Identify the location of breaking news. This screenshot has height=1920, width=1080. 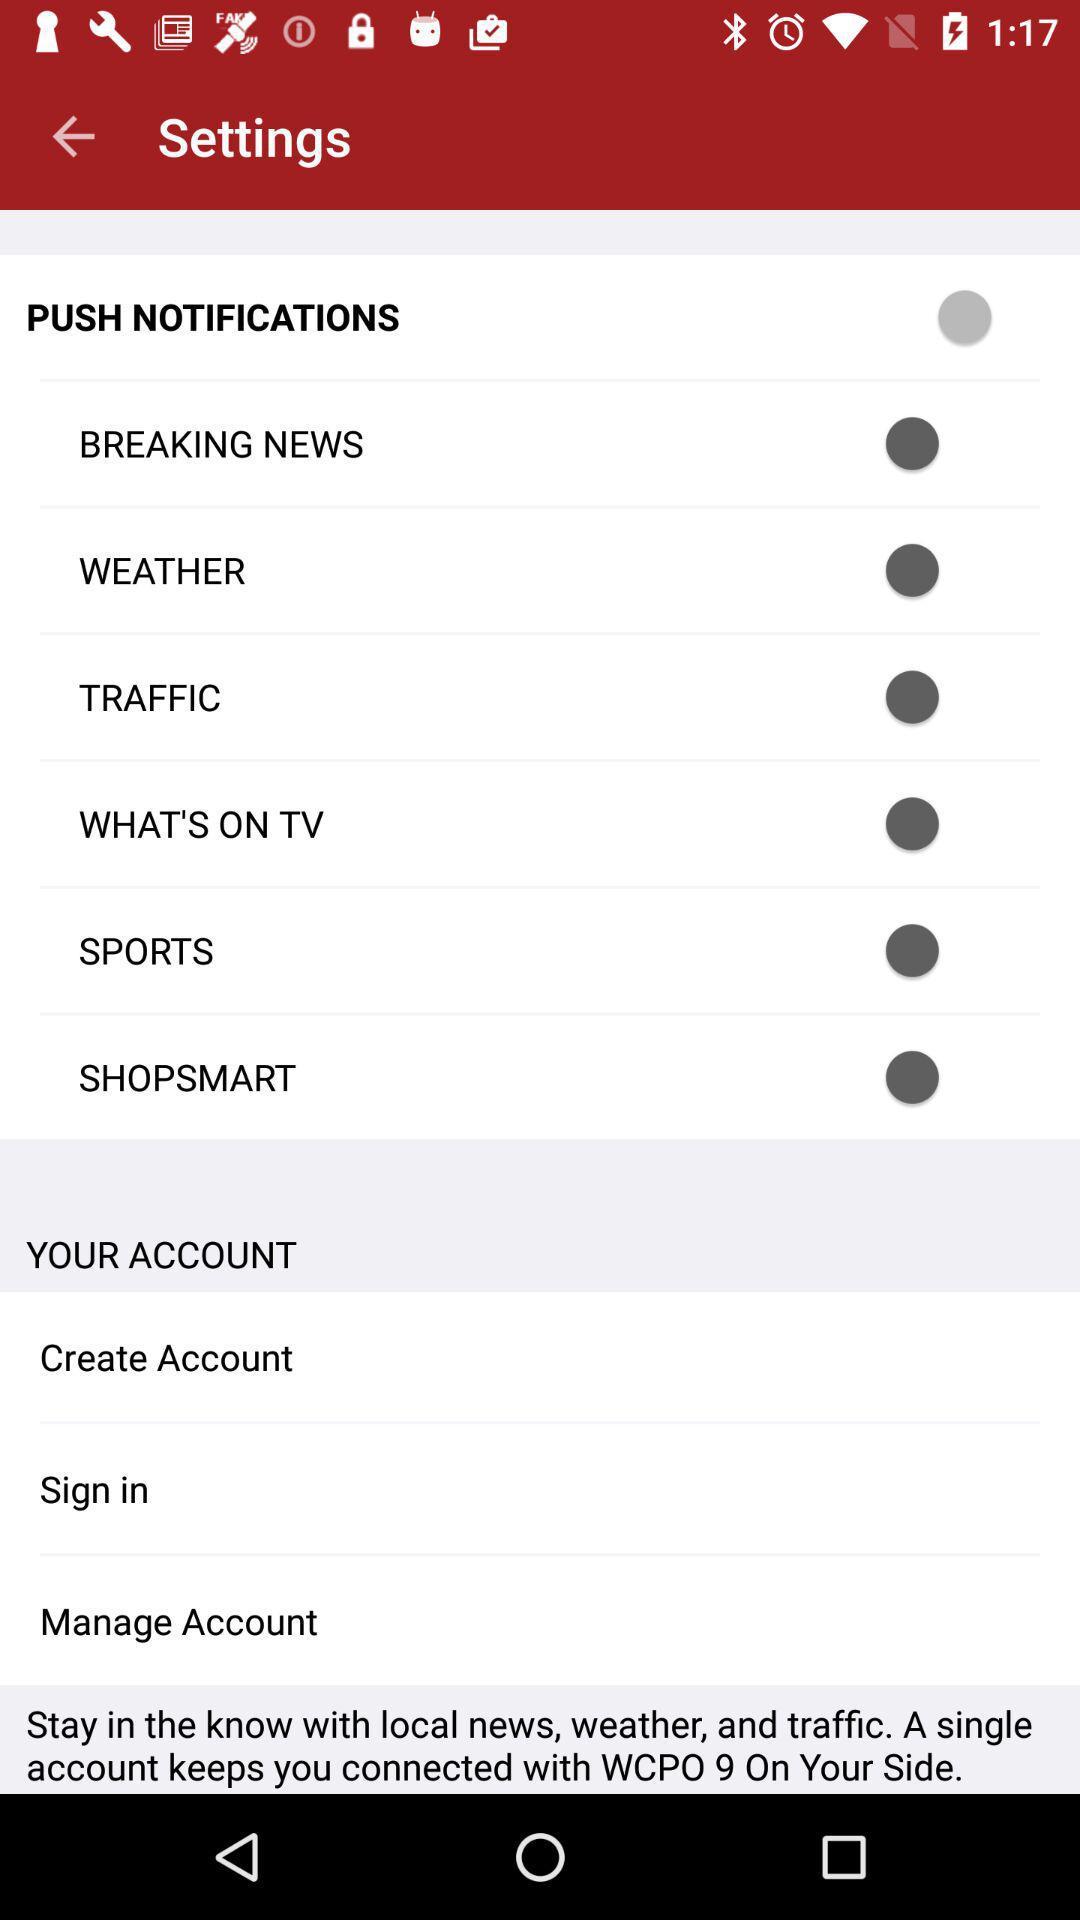
(938, 442).